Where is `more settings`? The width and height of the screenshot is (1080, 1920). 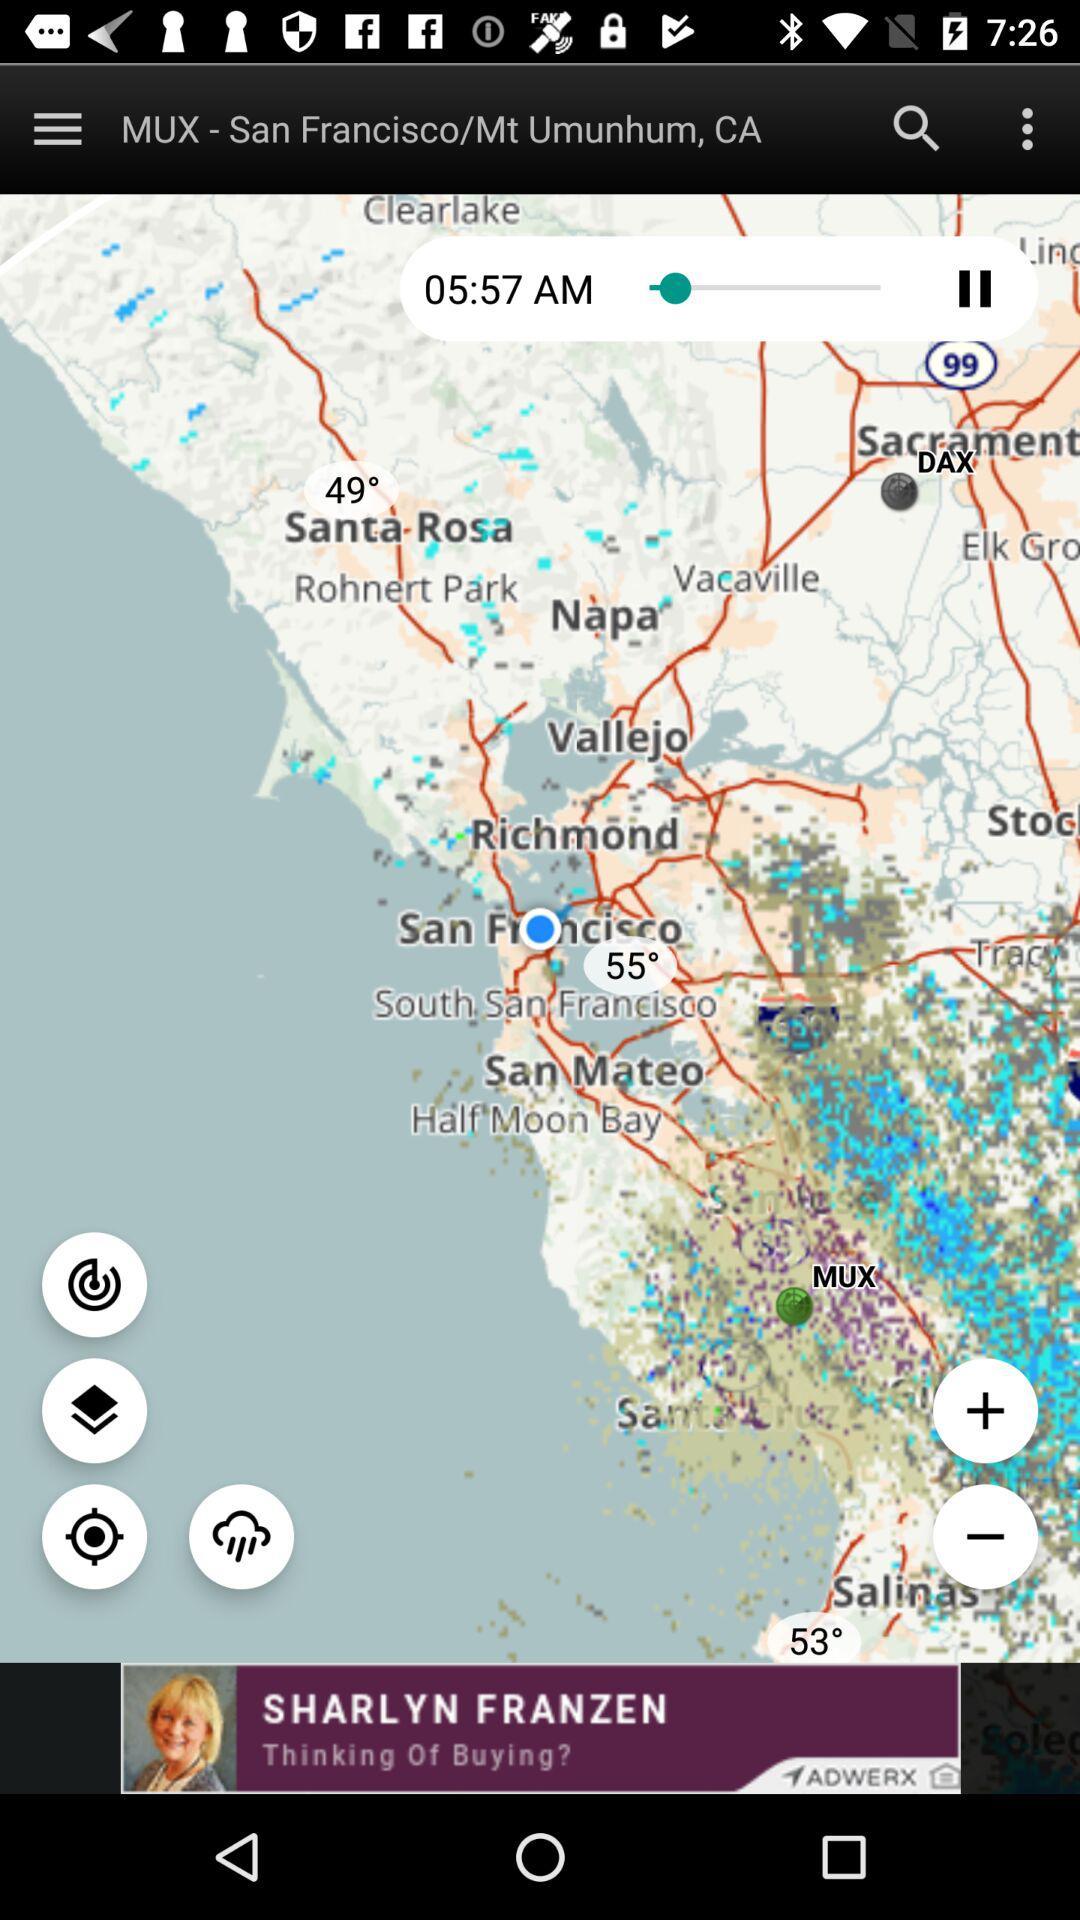 more settings is located at coordinates (1027, 127).